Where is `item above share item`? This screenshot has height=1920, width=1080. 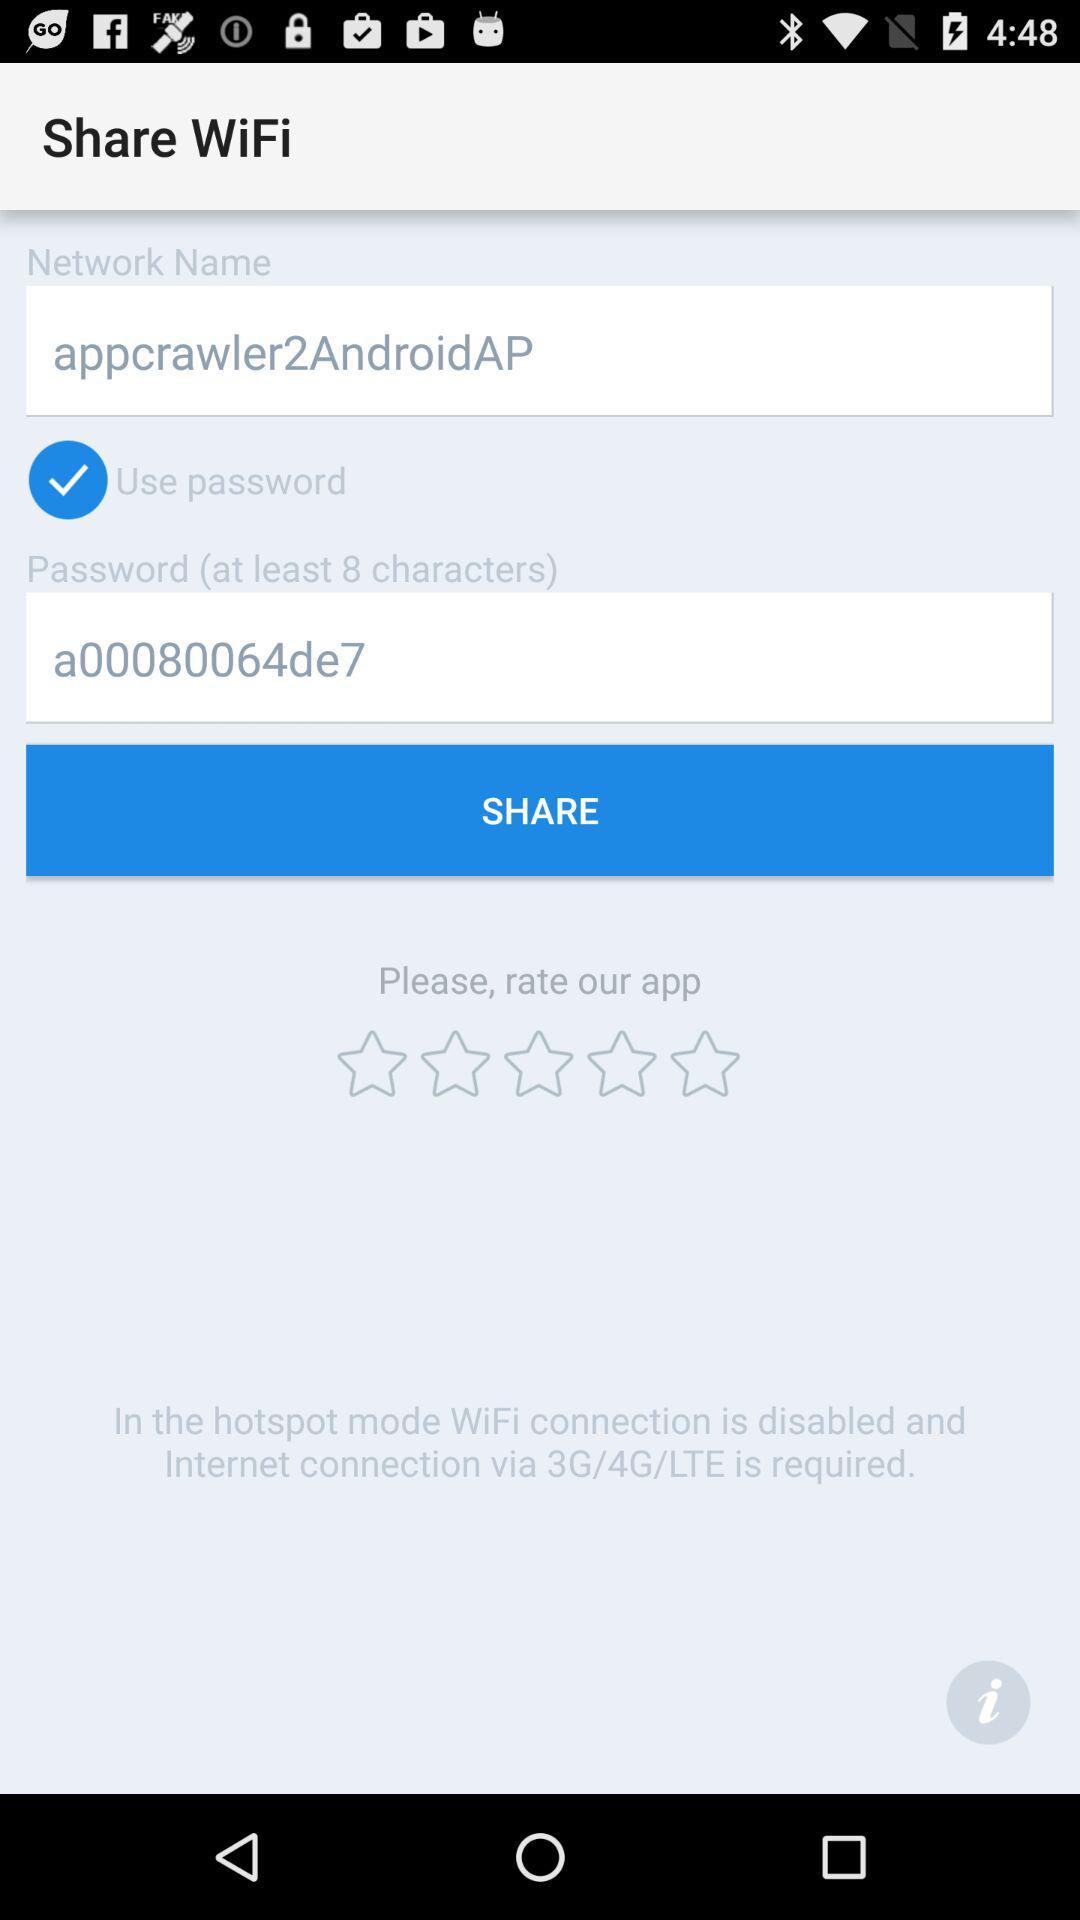 item above share item is located at coordinates (540, 658).